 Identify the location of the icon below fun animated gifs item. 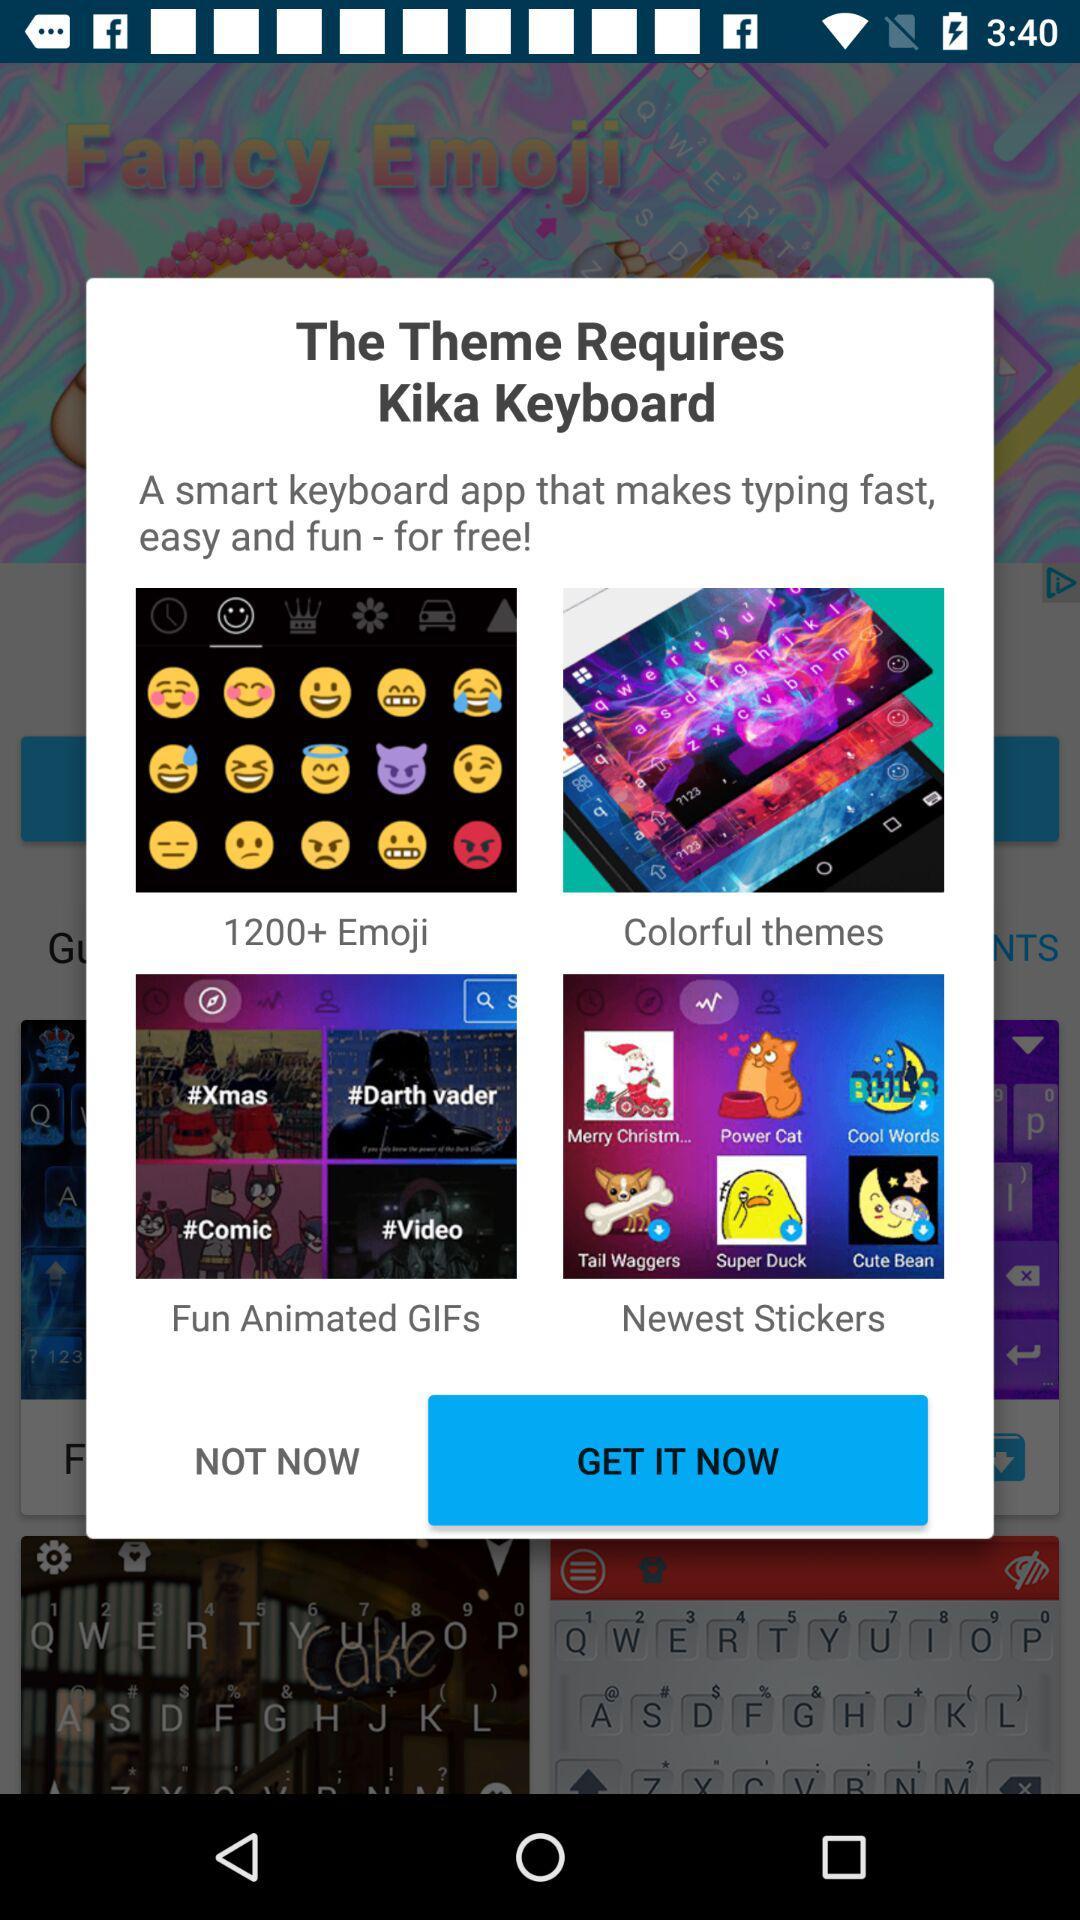
(276, 1460).